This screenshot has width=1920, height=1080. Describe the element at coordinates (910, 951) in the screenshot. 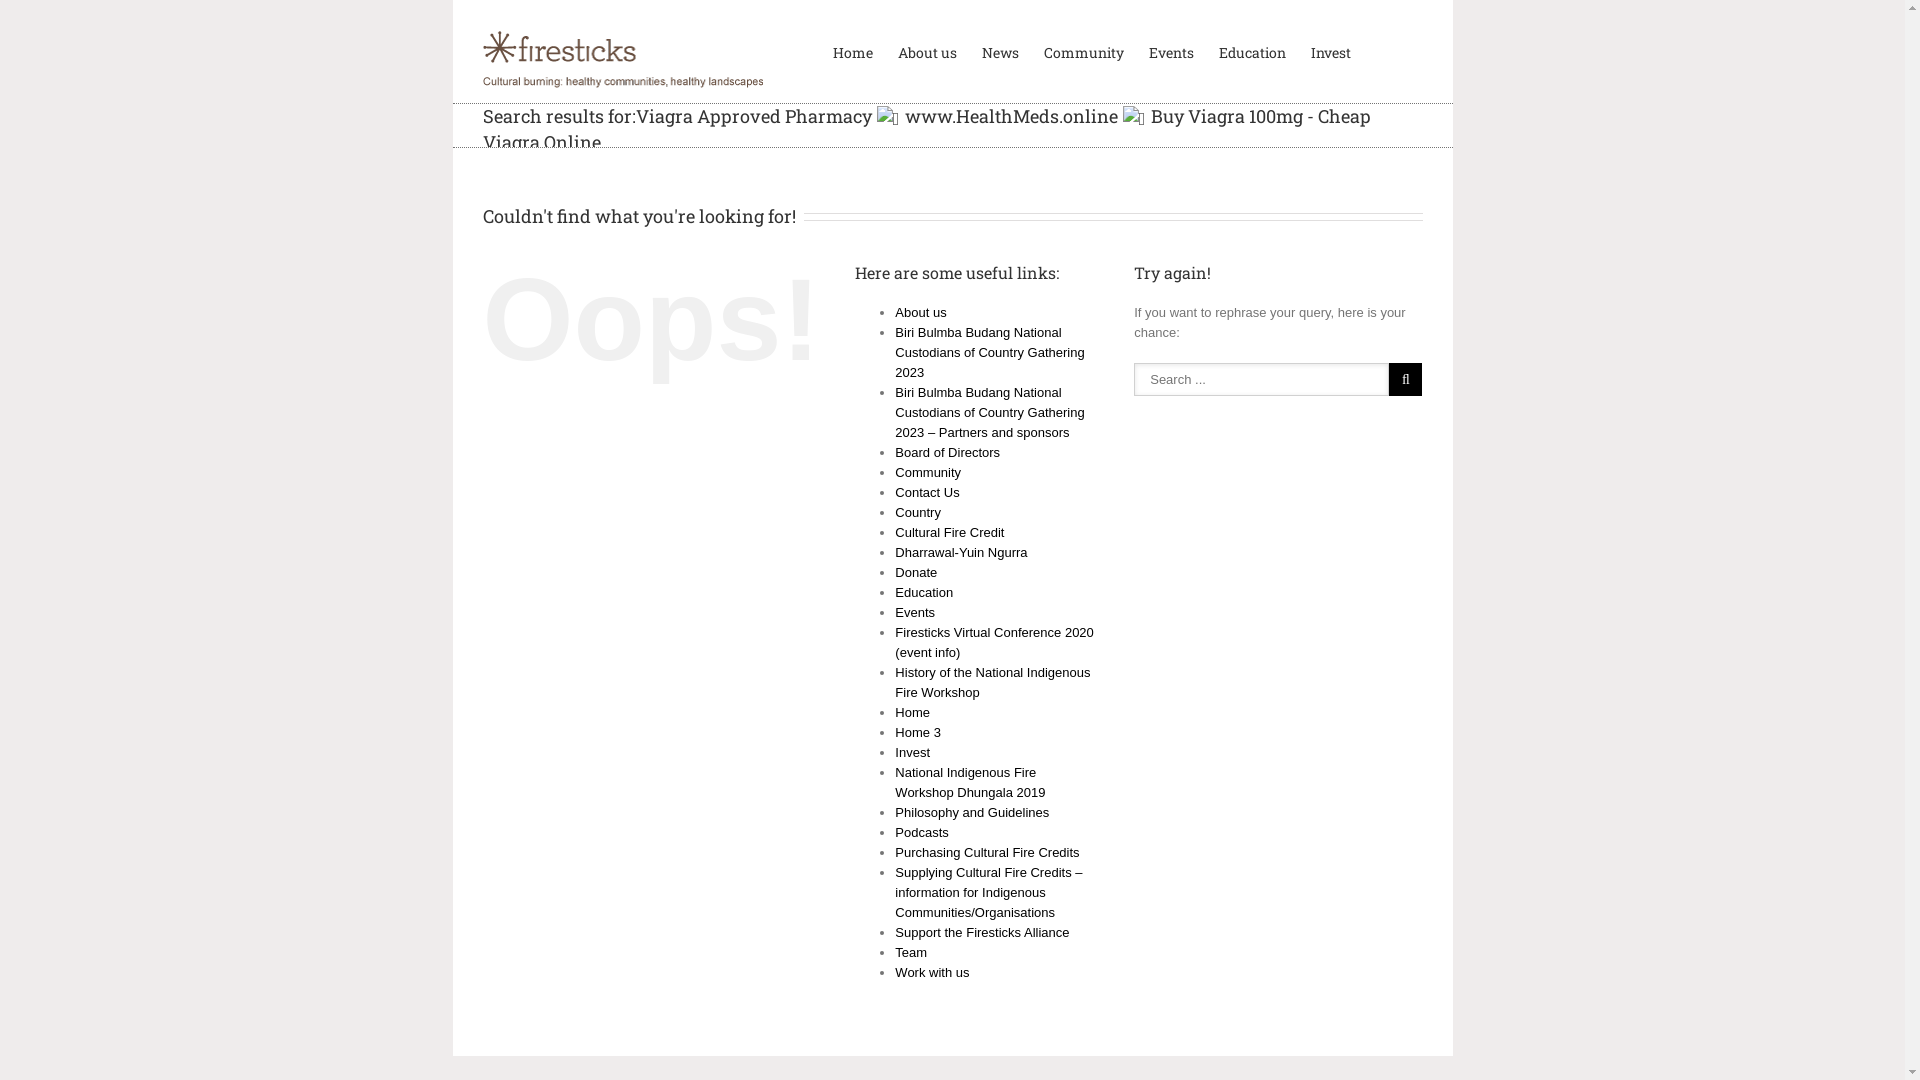

I see `'Team'` at that location.